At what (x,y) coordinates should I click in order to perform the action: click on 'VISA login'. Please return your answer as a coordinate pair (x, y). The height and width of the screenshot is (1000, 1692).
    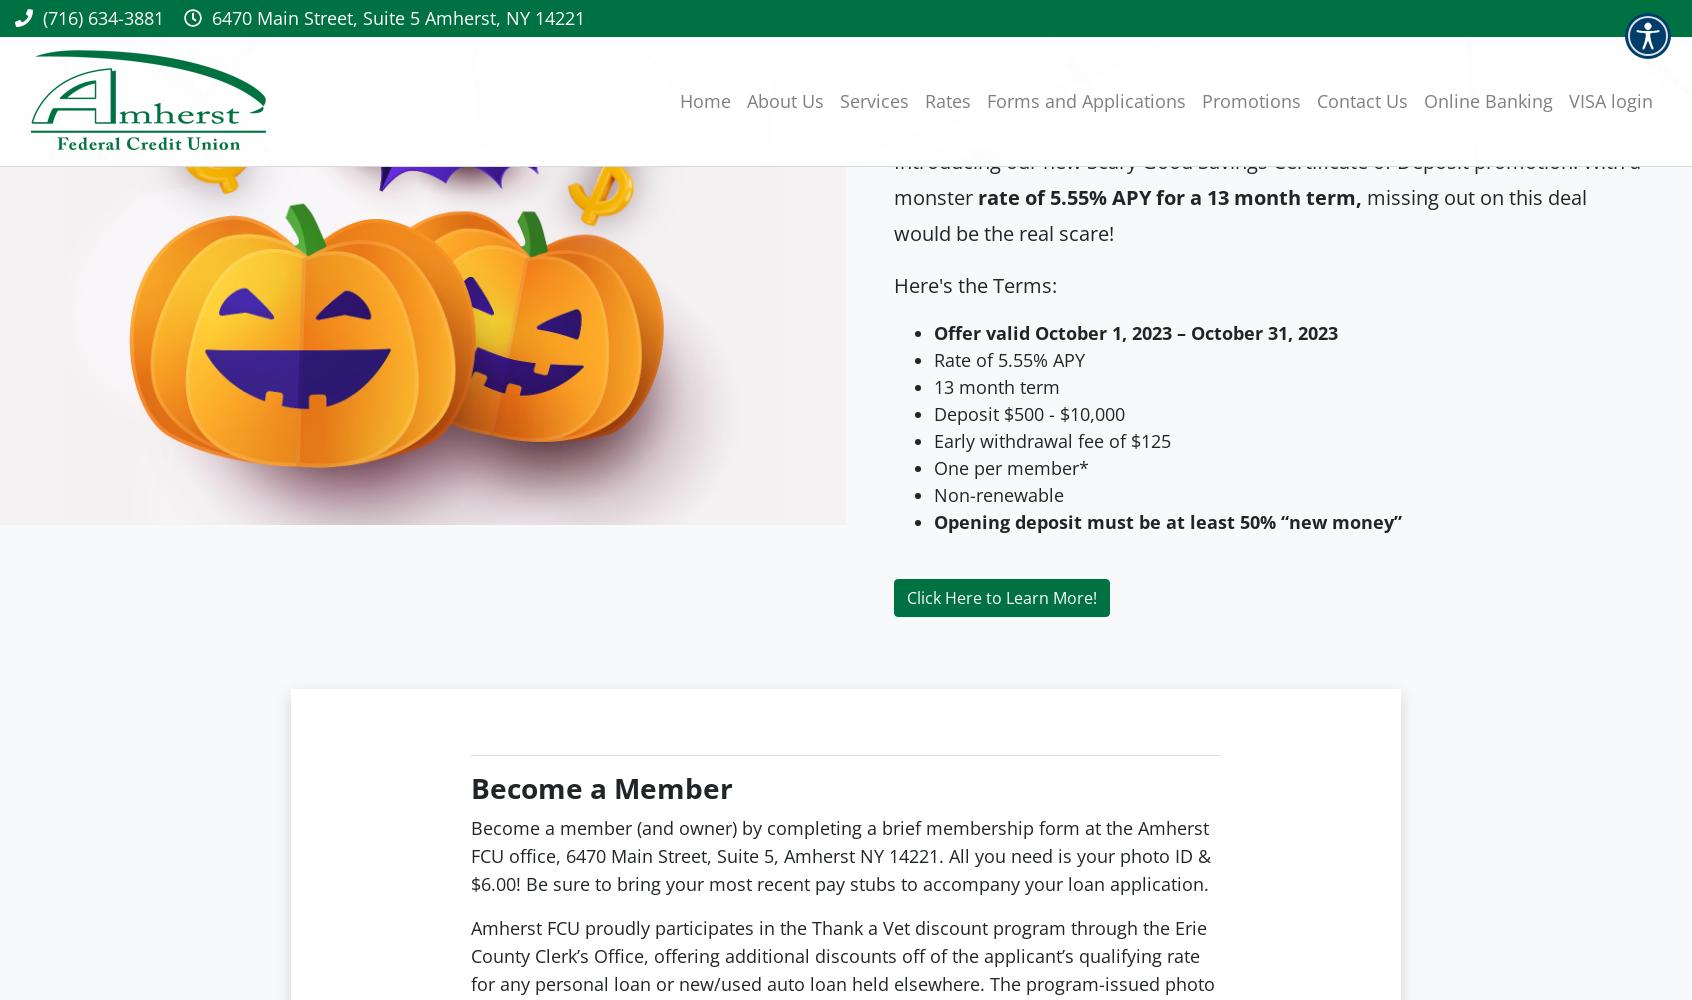
    Looking at the image, I should click on (1609, 100).